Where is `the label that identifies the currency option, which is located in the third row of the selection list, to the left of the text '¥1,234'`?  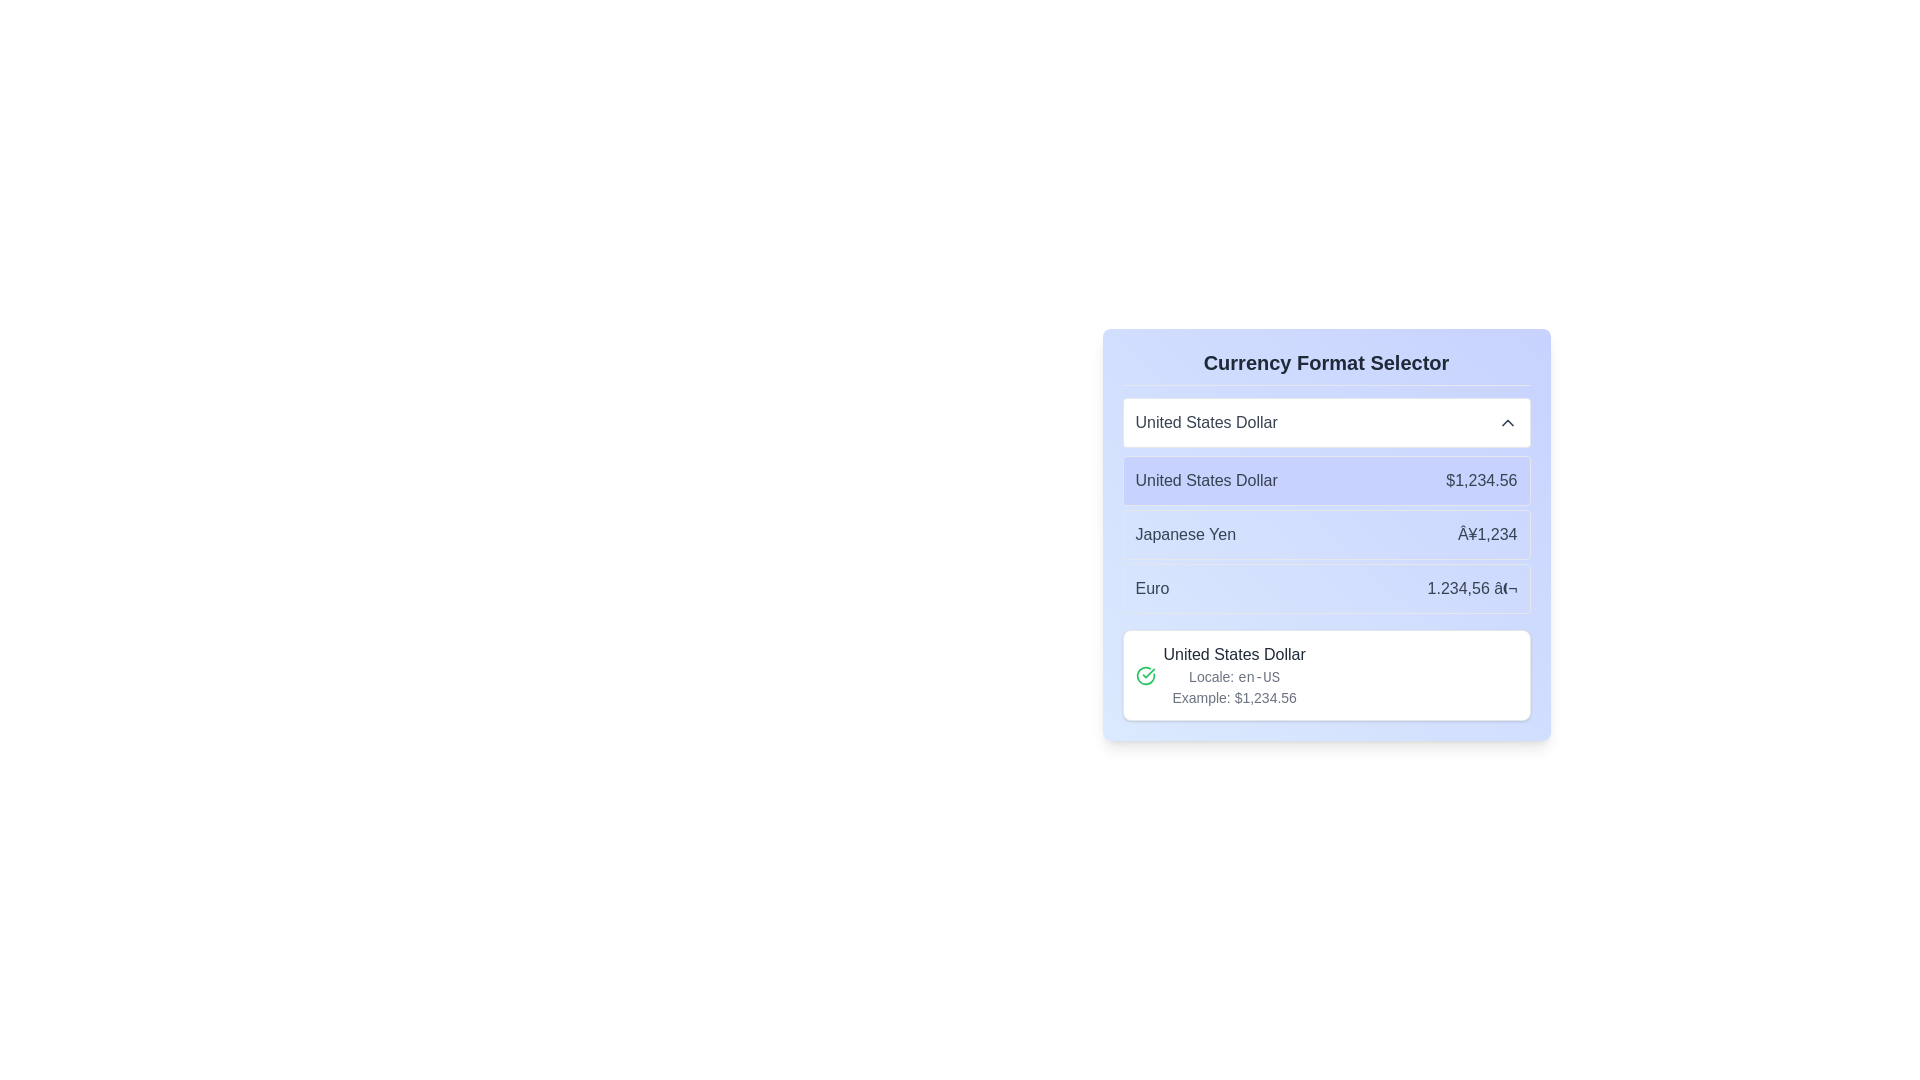
the label that identifies the currency option, which is located in the third row of the selection list, to the left of the text '¥1,234' is located at coordinates (1185, 534).